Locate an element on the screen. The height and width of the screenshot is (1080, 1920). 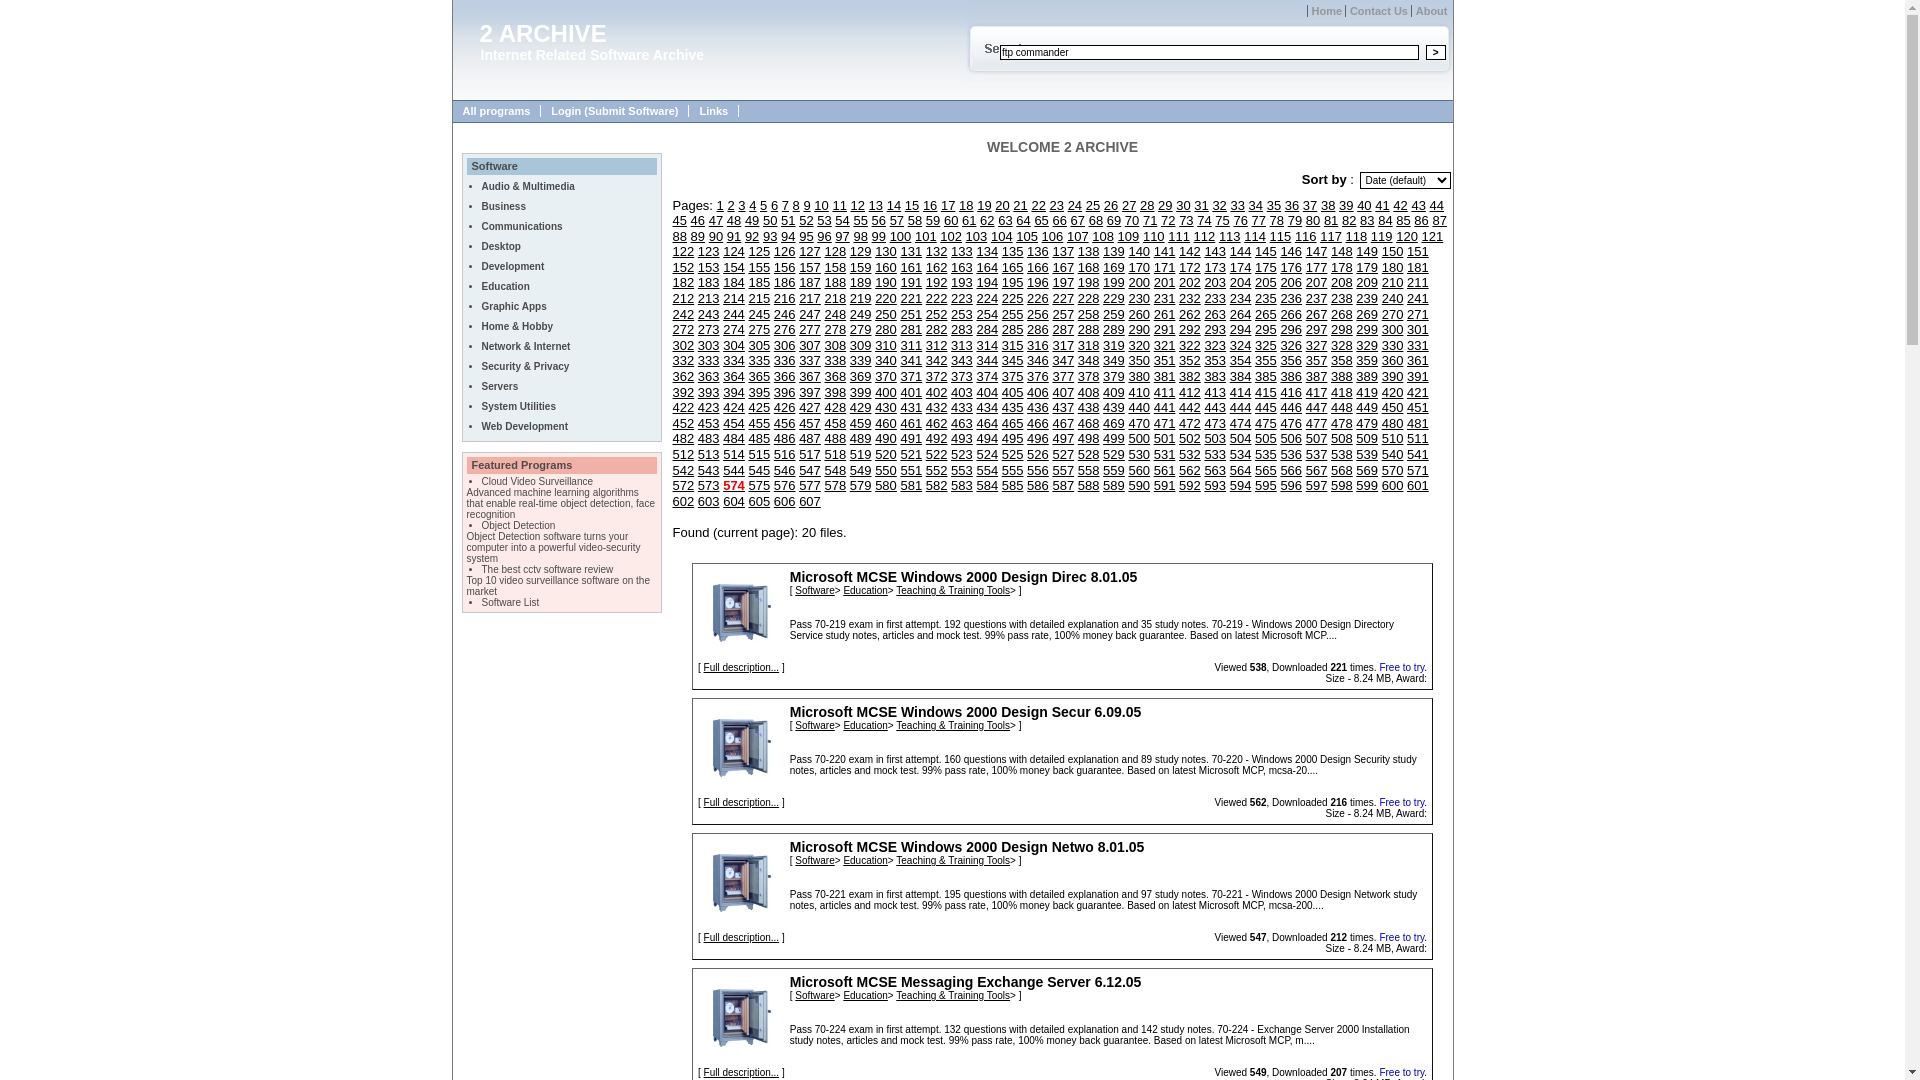
'108' is located at coordinates (1090, 235).